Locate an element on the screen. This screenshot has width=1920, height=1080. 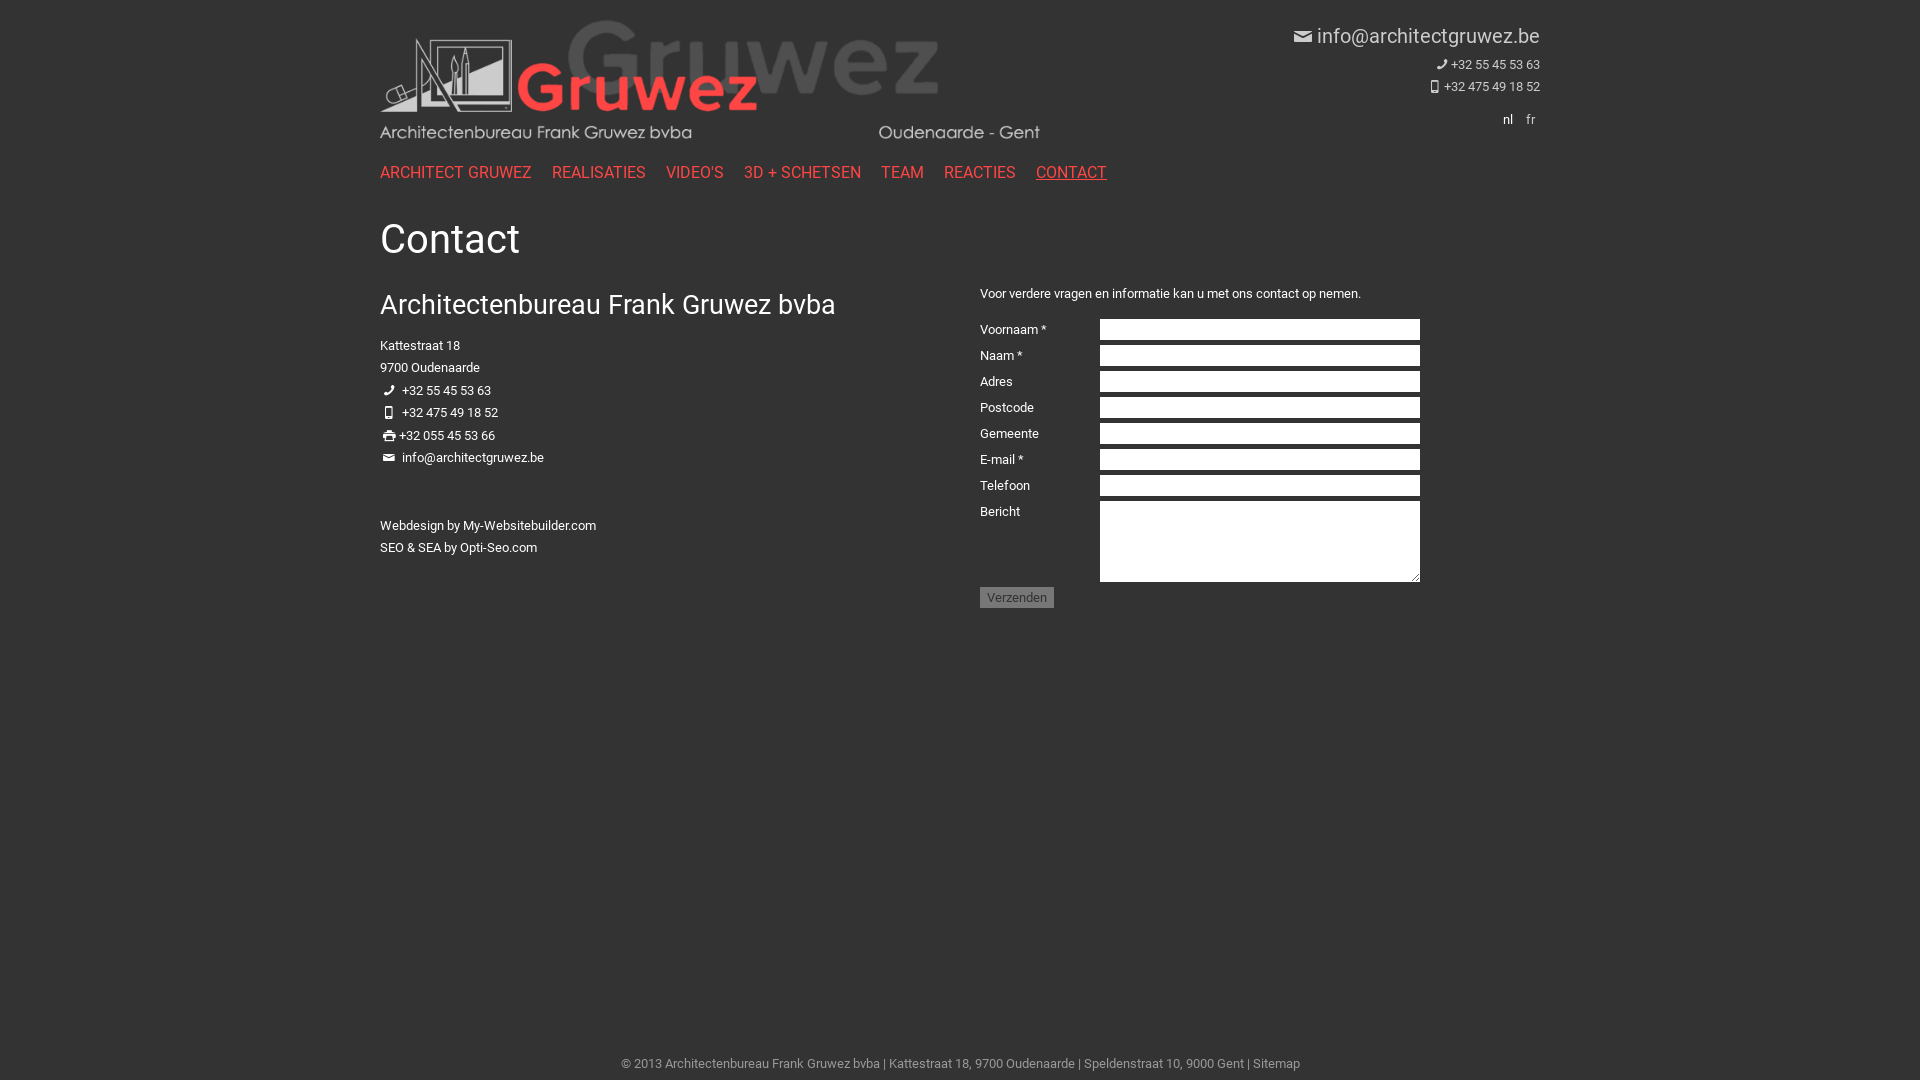
'My-Websitebuilder.com' is located at coordinates (529, 524).